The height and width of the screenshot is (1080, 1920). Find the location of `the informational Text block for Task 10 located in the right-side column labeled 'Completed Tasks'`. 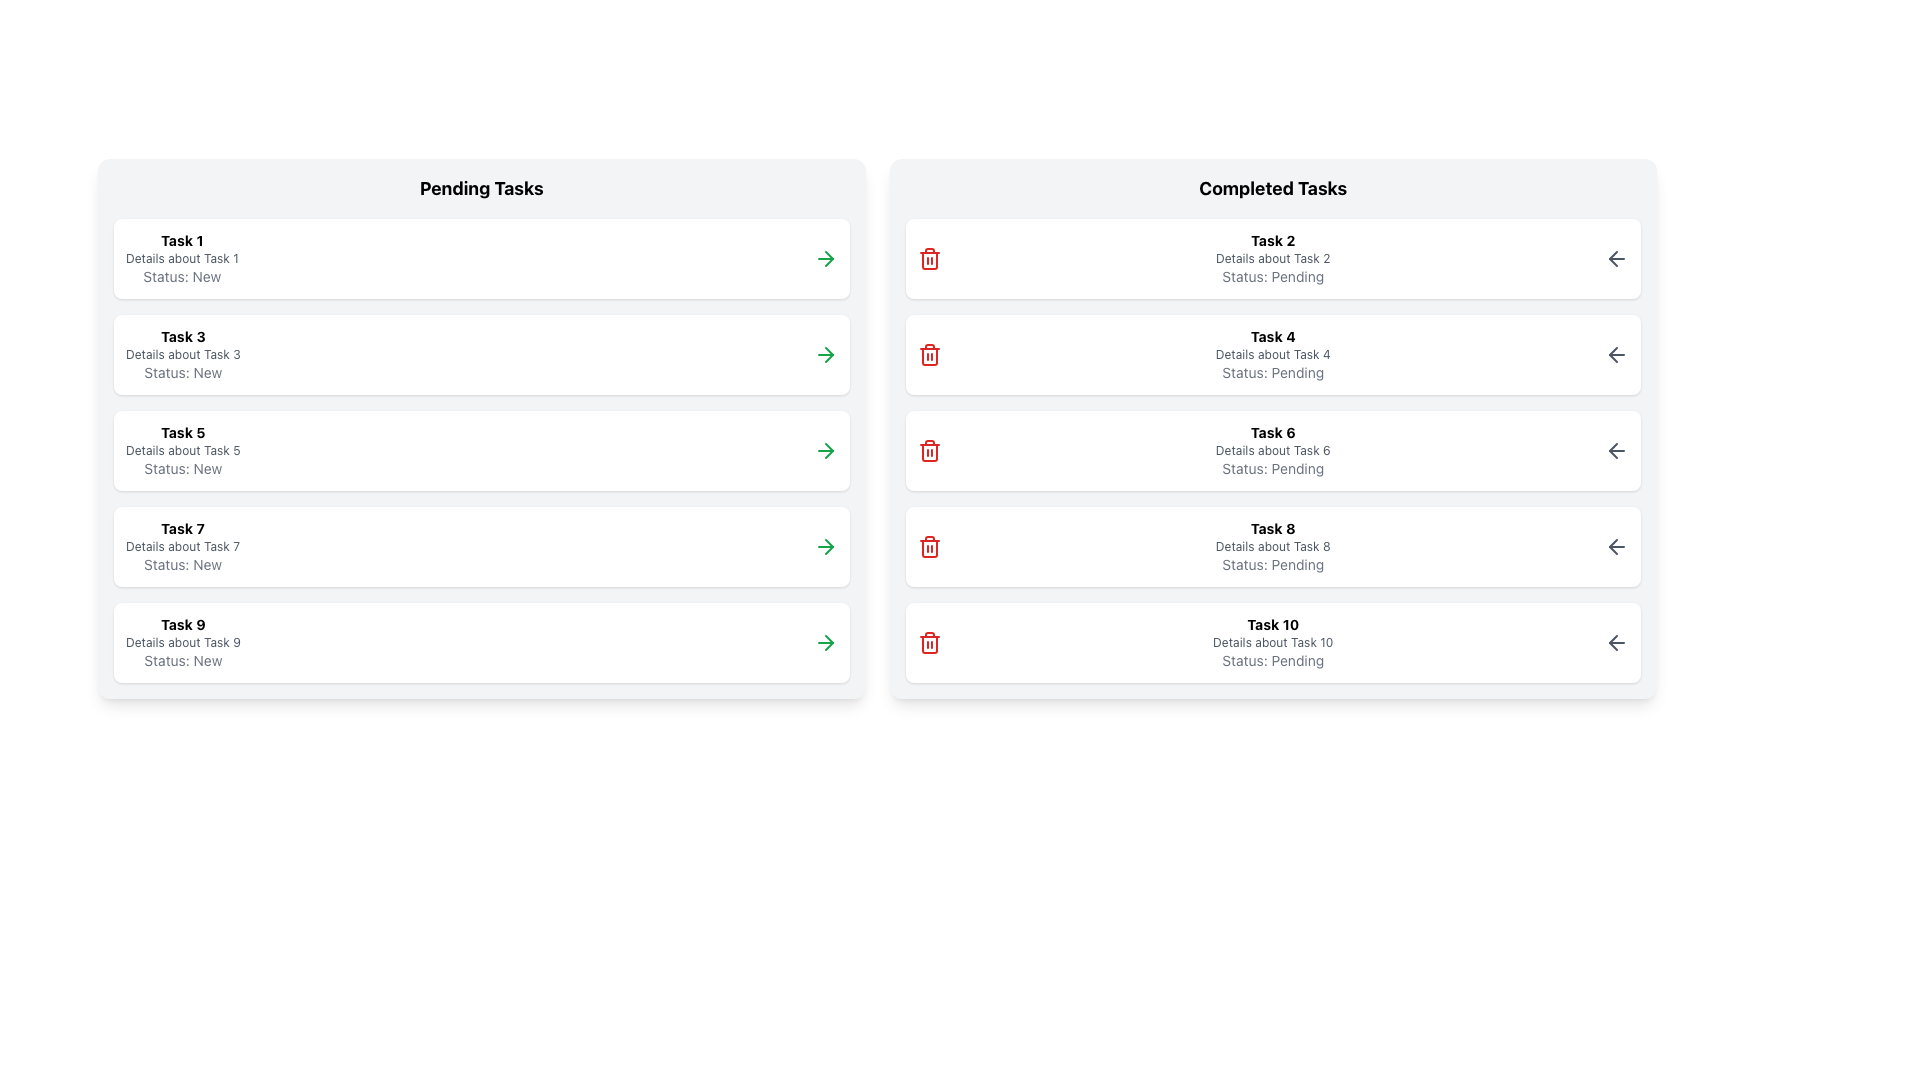

the informational Text block for Task 10 located in the right-side column labeled 'Completed Tasks' is located at coordinates (1272, 643).